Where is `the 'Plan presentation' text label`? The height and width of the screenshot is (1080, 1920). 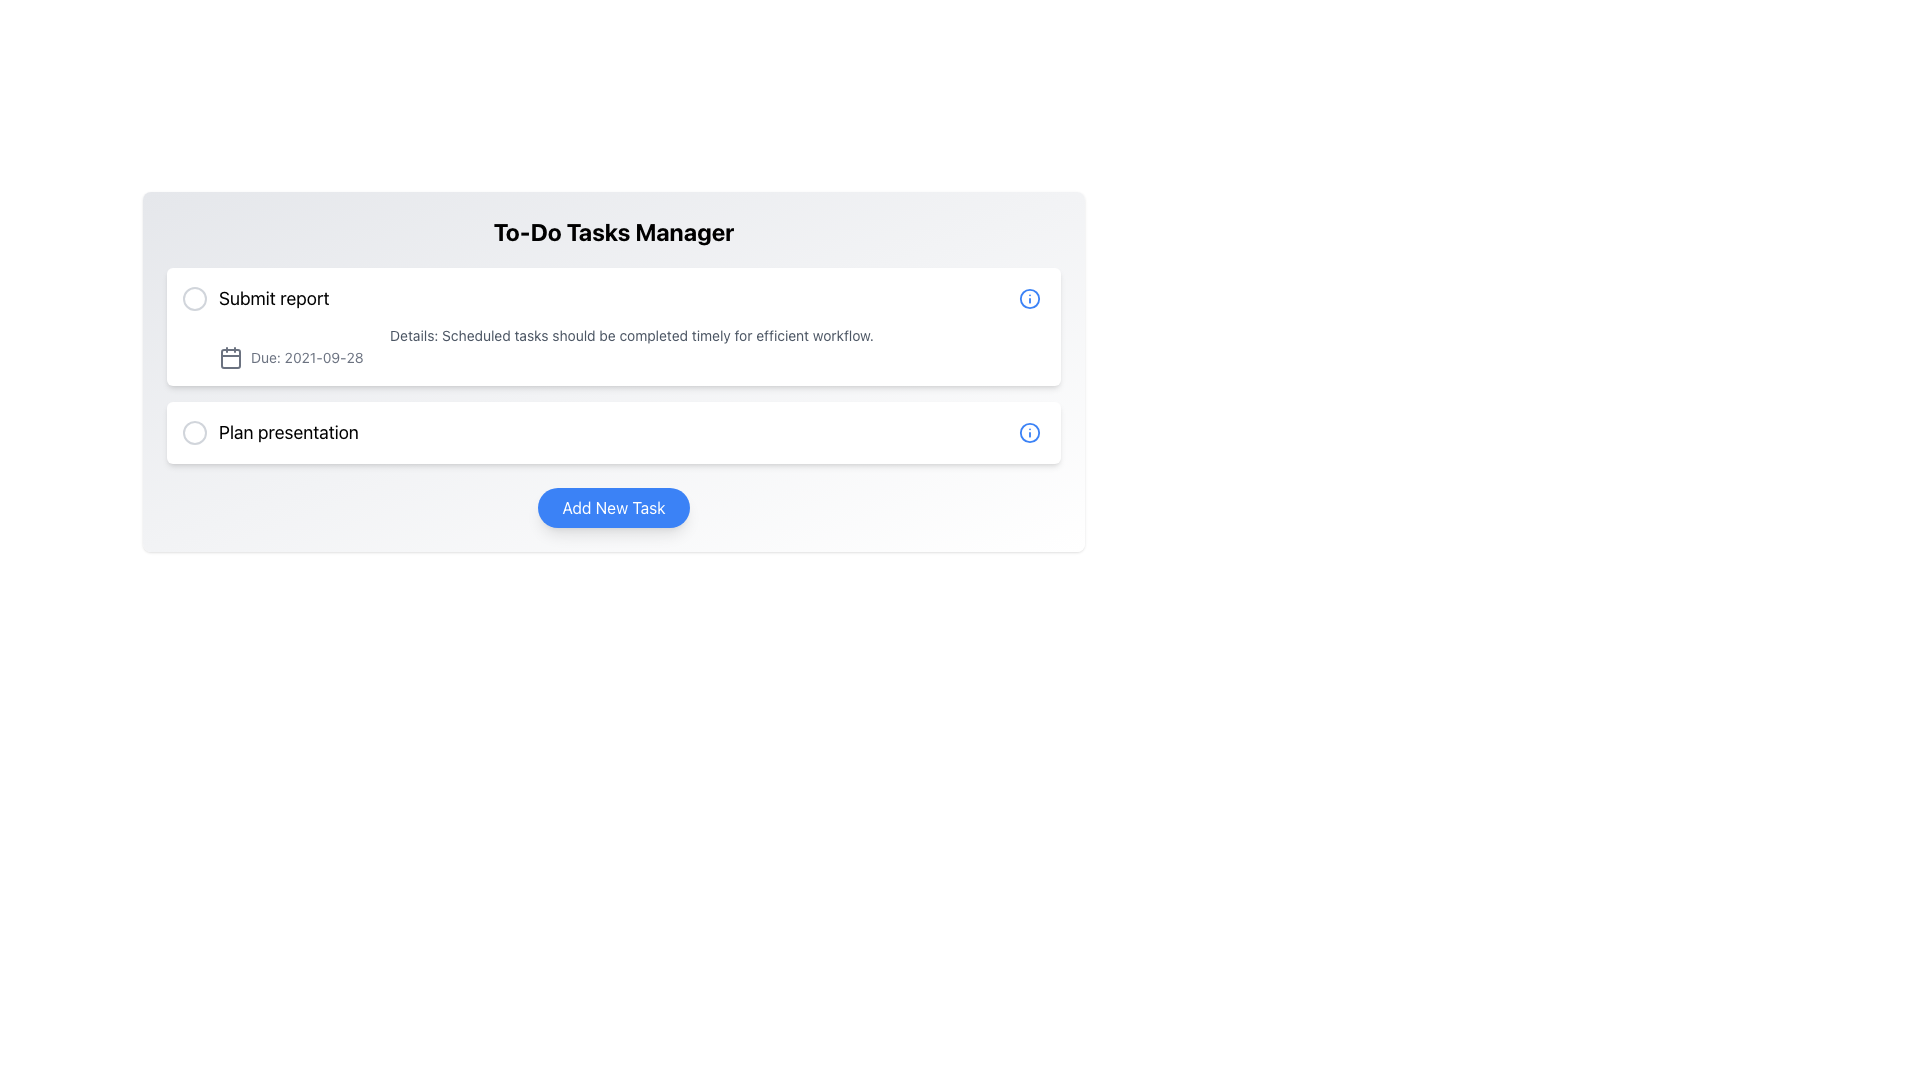
the 'Plan presentation' text label is located at coordinates (269, 431).